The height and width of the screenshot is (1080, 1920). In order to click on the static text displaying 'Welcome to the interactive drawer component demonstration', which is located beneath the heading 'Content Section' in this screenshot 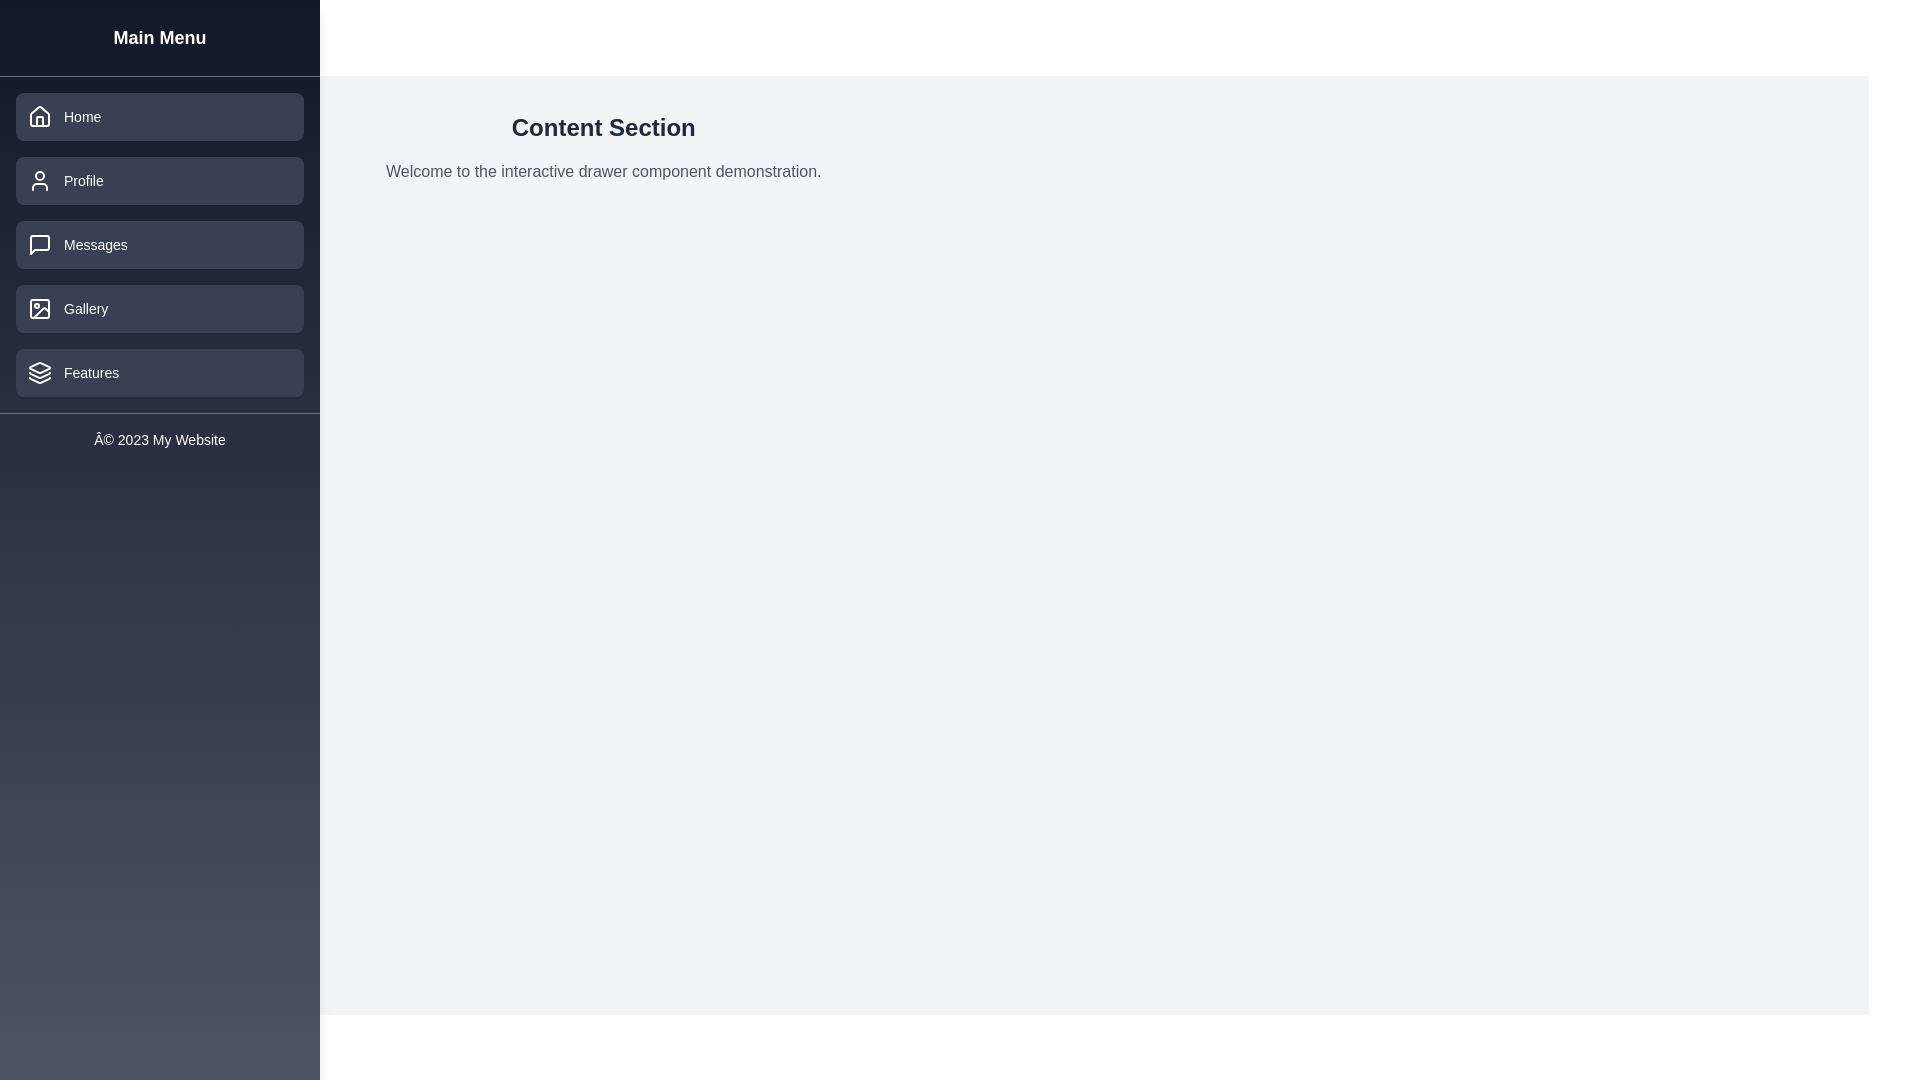, I will do `click(602, 171)`.